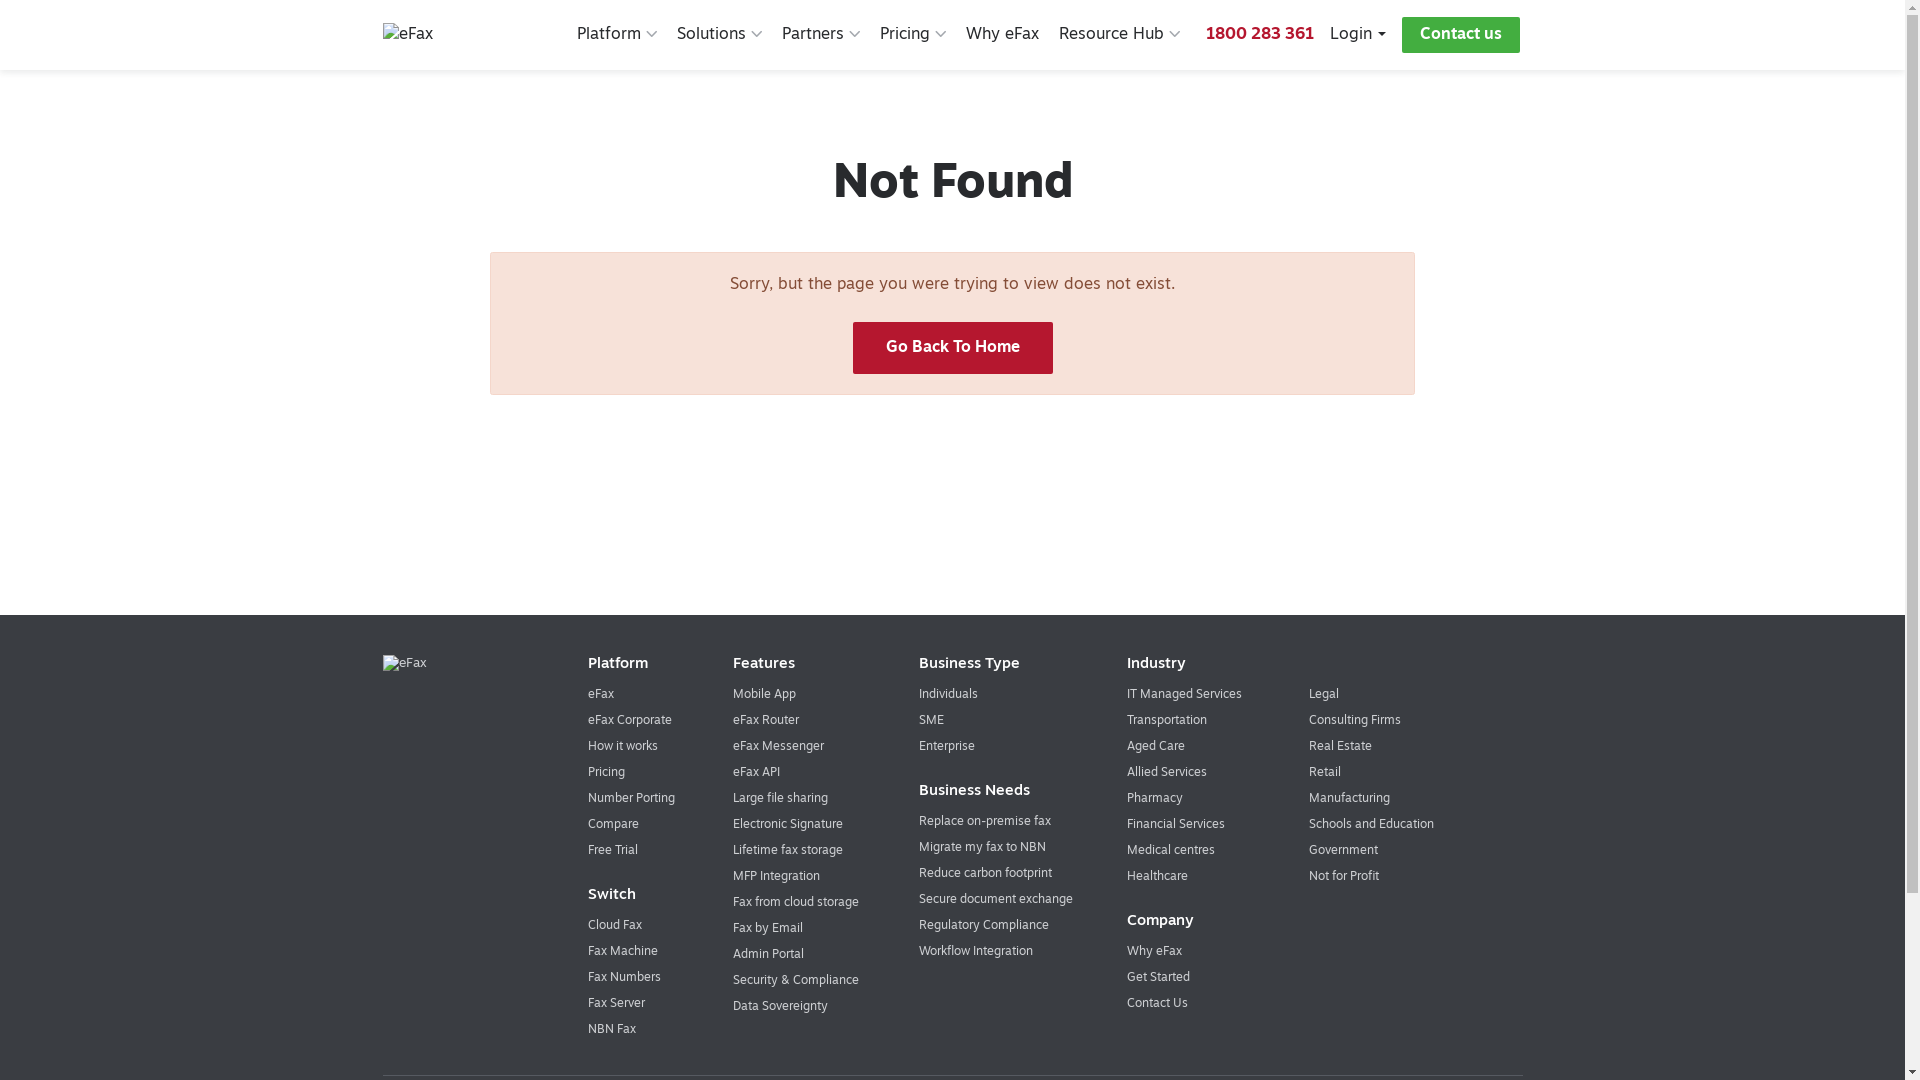 This screenshot has height=1080, width=1920. I want to click on 'Switch', so click(637, 894).